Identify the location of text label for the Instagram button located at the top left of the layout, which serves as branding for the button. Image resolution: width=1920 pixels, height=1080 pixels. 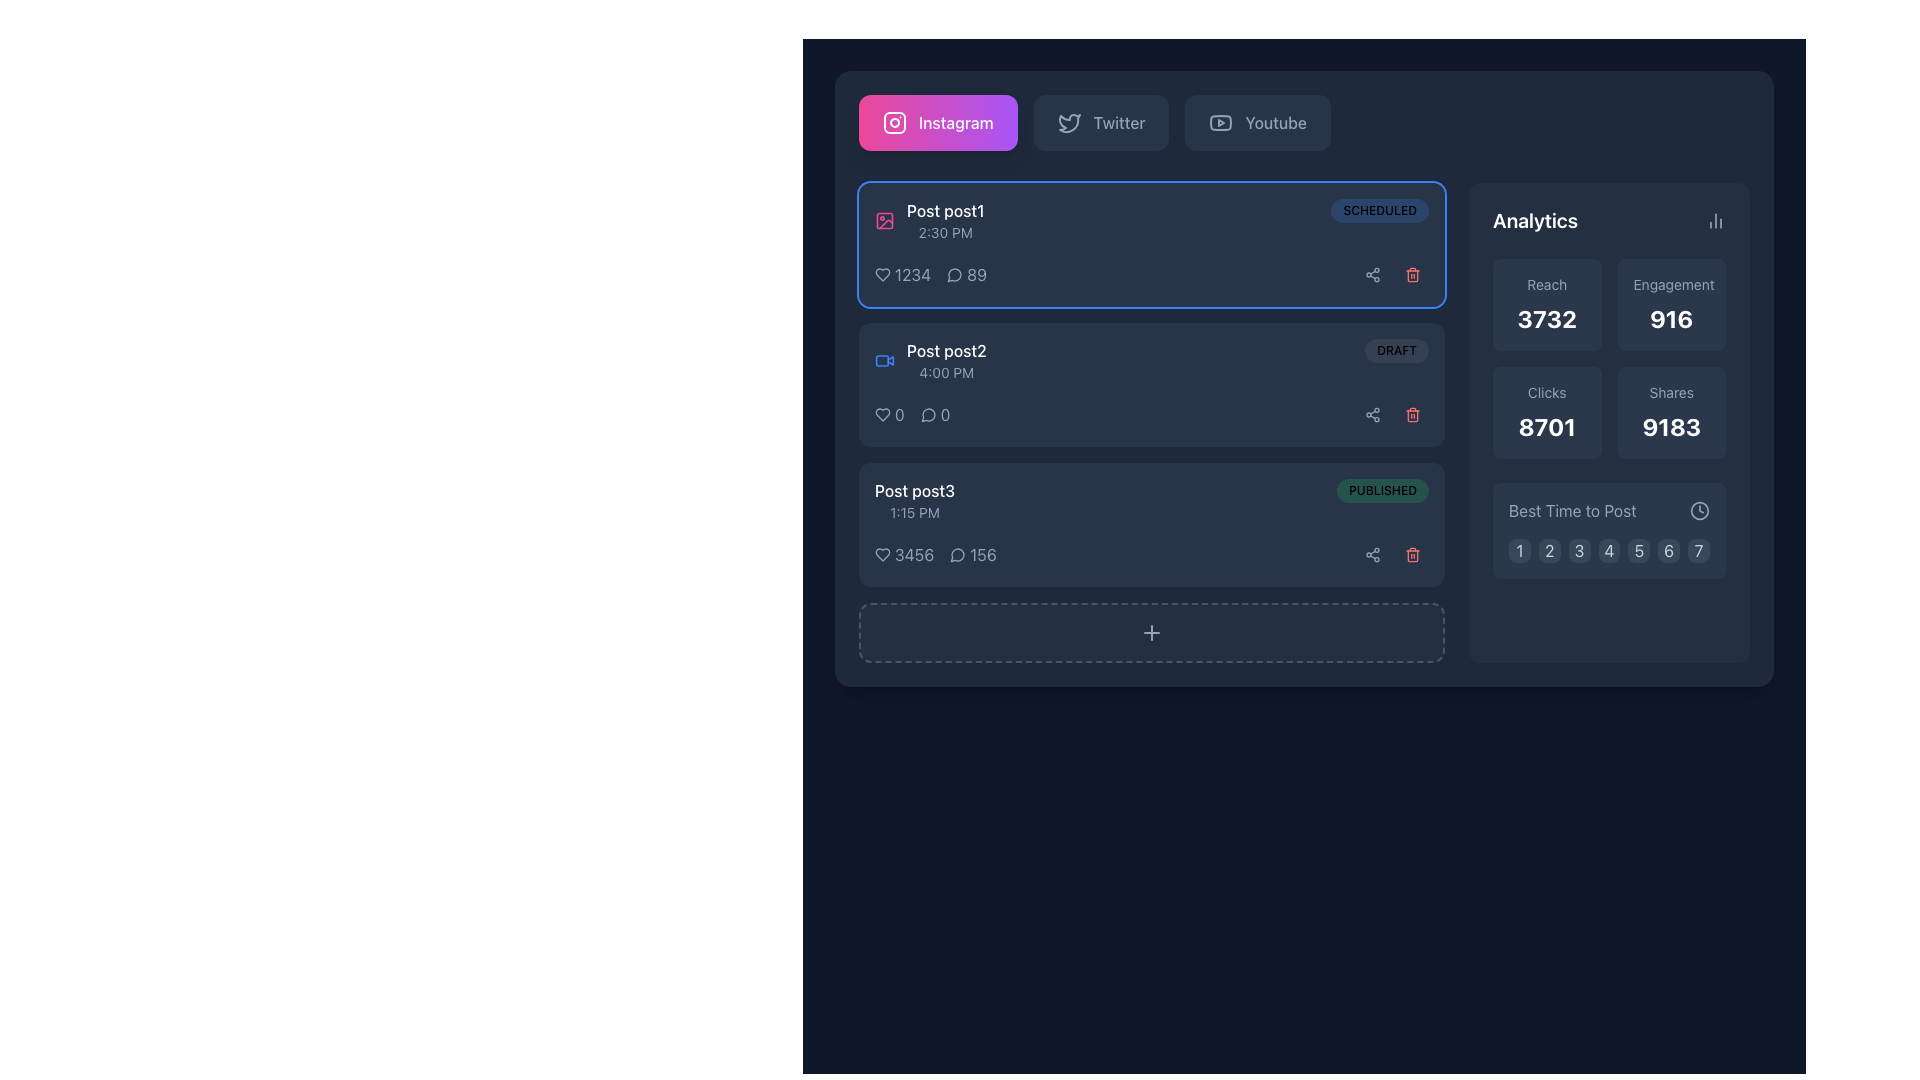
(955, 123).